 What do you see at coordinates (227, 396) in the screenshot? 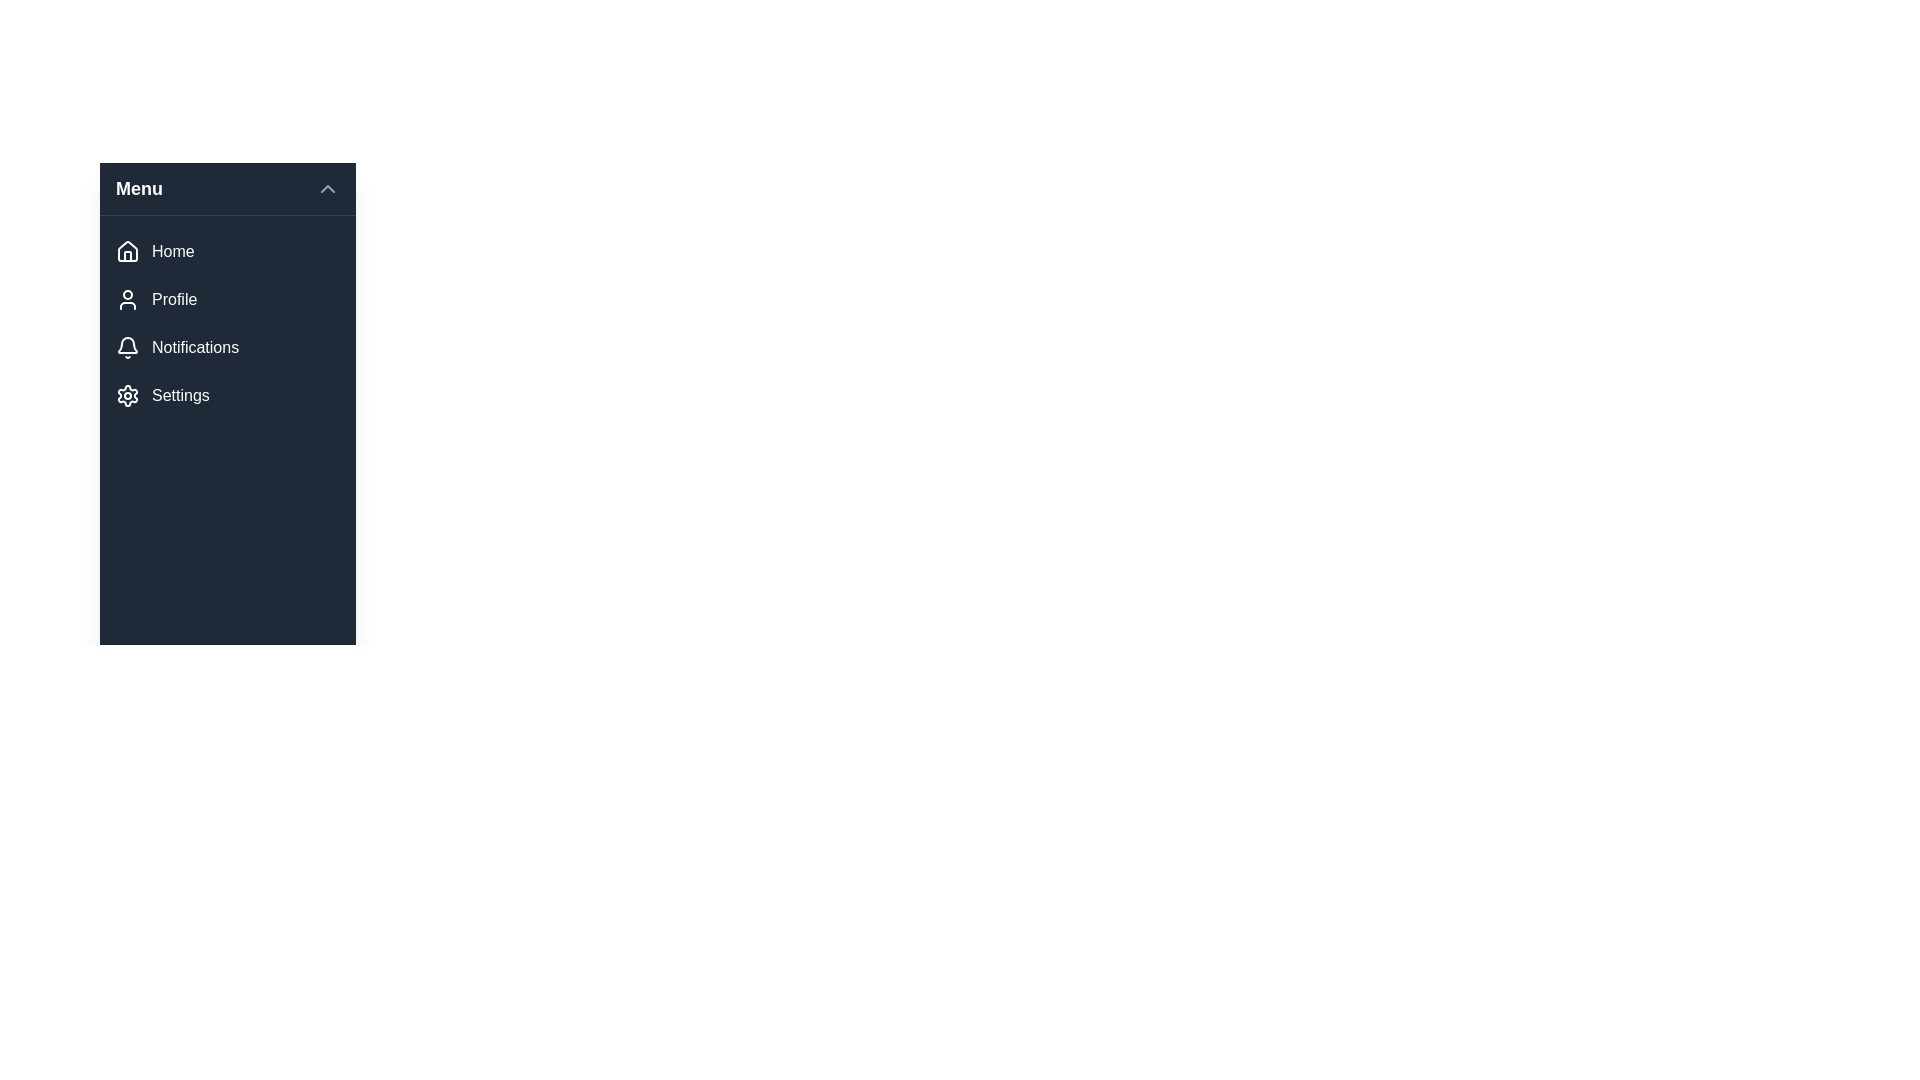
I see `the settings button located in the sidebar menu, which is the fourth item in the vertical list, positioned below the 'Notifications' button` at bounding box center [227, 396].